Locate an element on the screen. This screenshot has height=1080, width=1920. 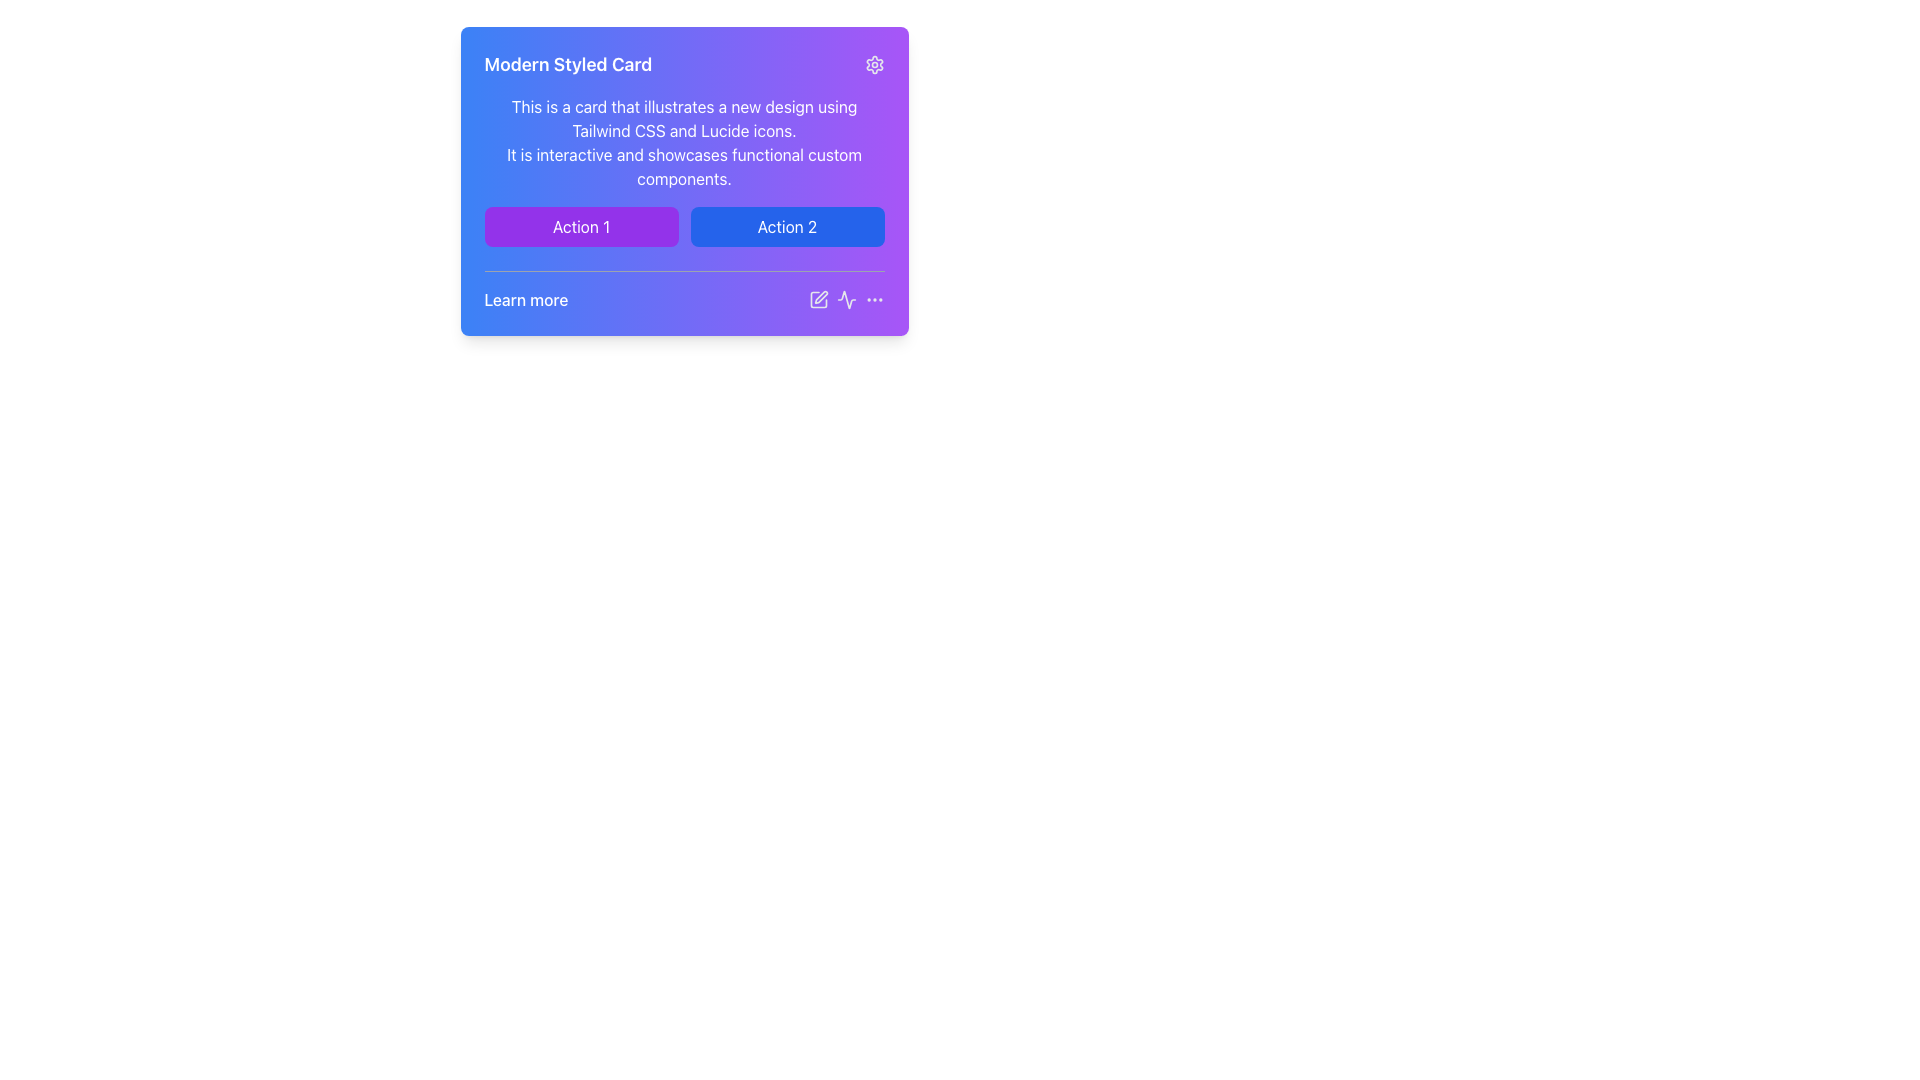
the Static Text Label that serves as the title or headline for the card, located at the upper section of the card component and aligned to the left is located at coordinates (567, 64).